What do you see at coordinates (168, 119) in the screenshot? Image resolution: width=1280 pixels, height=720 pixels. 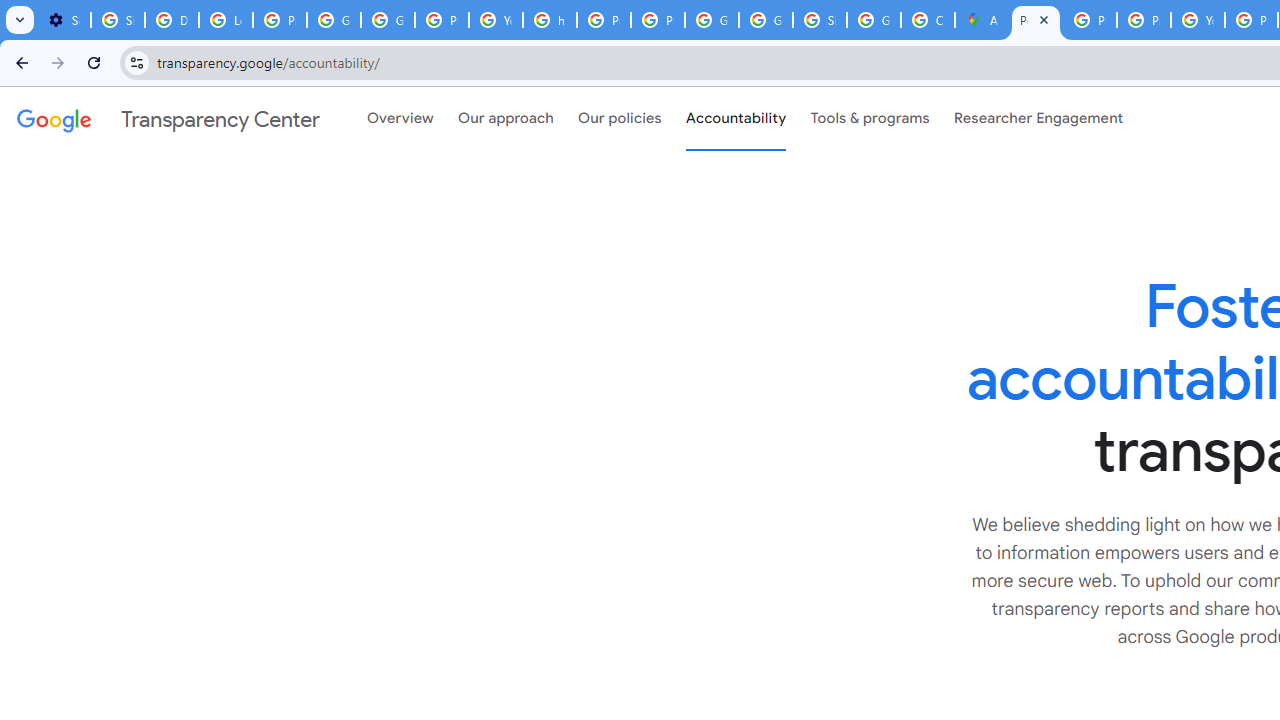 I see `'Transparency Center'` at bounding box center [168, 119].